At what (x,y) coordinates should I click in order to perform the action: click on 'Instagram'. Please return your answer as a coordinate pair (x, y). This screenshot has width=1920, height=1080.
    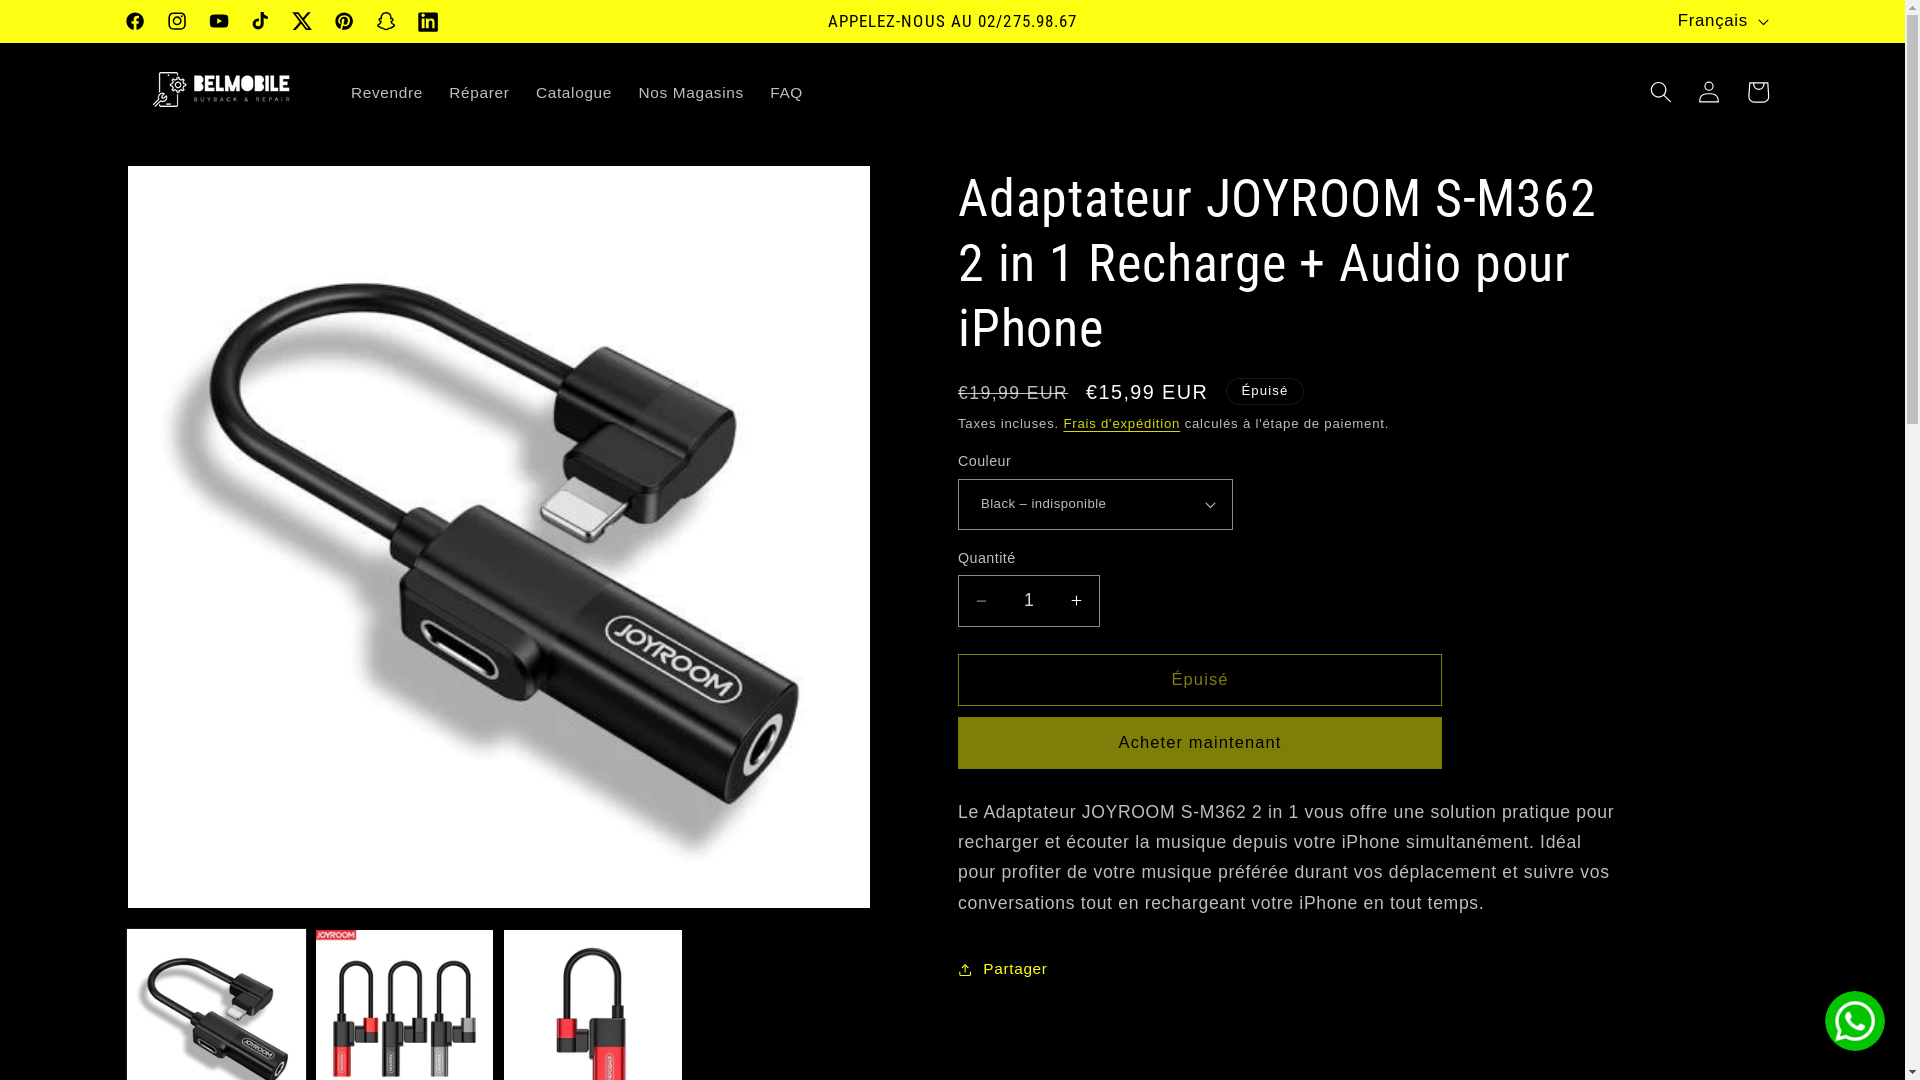
    Looking at the image, I should click on (177, 22).